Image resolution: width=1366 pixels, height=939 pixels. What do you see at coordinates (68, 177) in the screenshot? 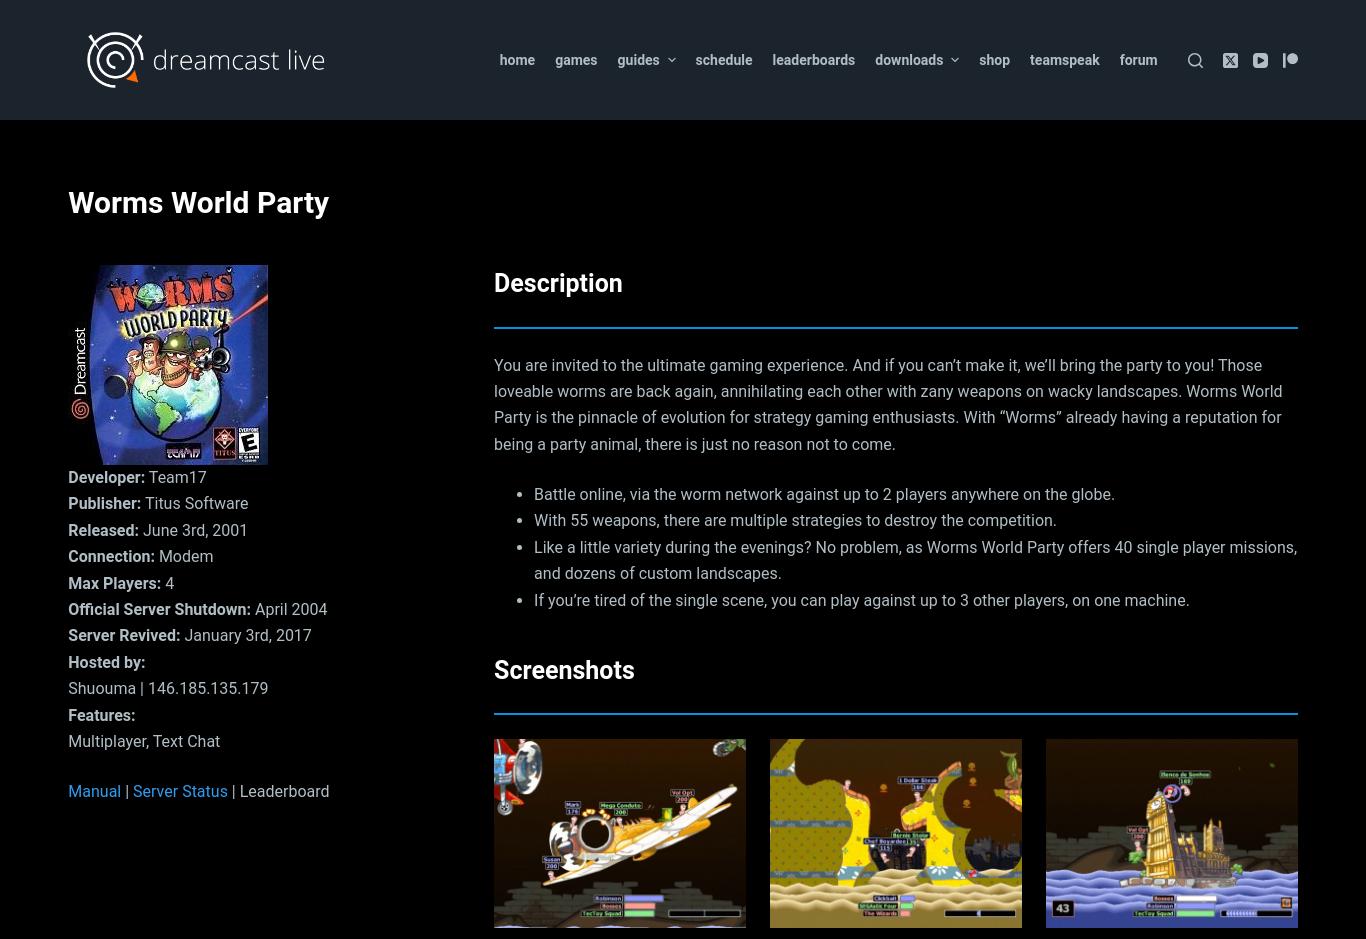
I see `'Excellent'` at bounding box center [68, 177].